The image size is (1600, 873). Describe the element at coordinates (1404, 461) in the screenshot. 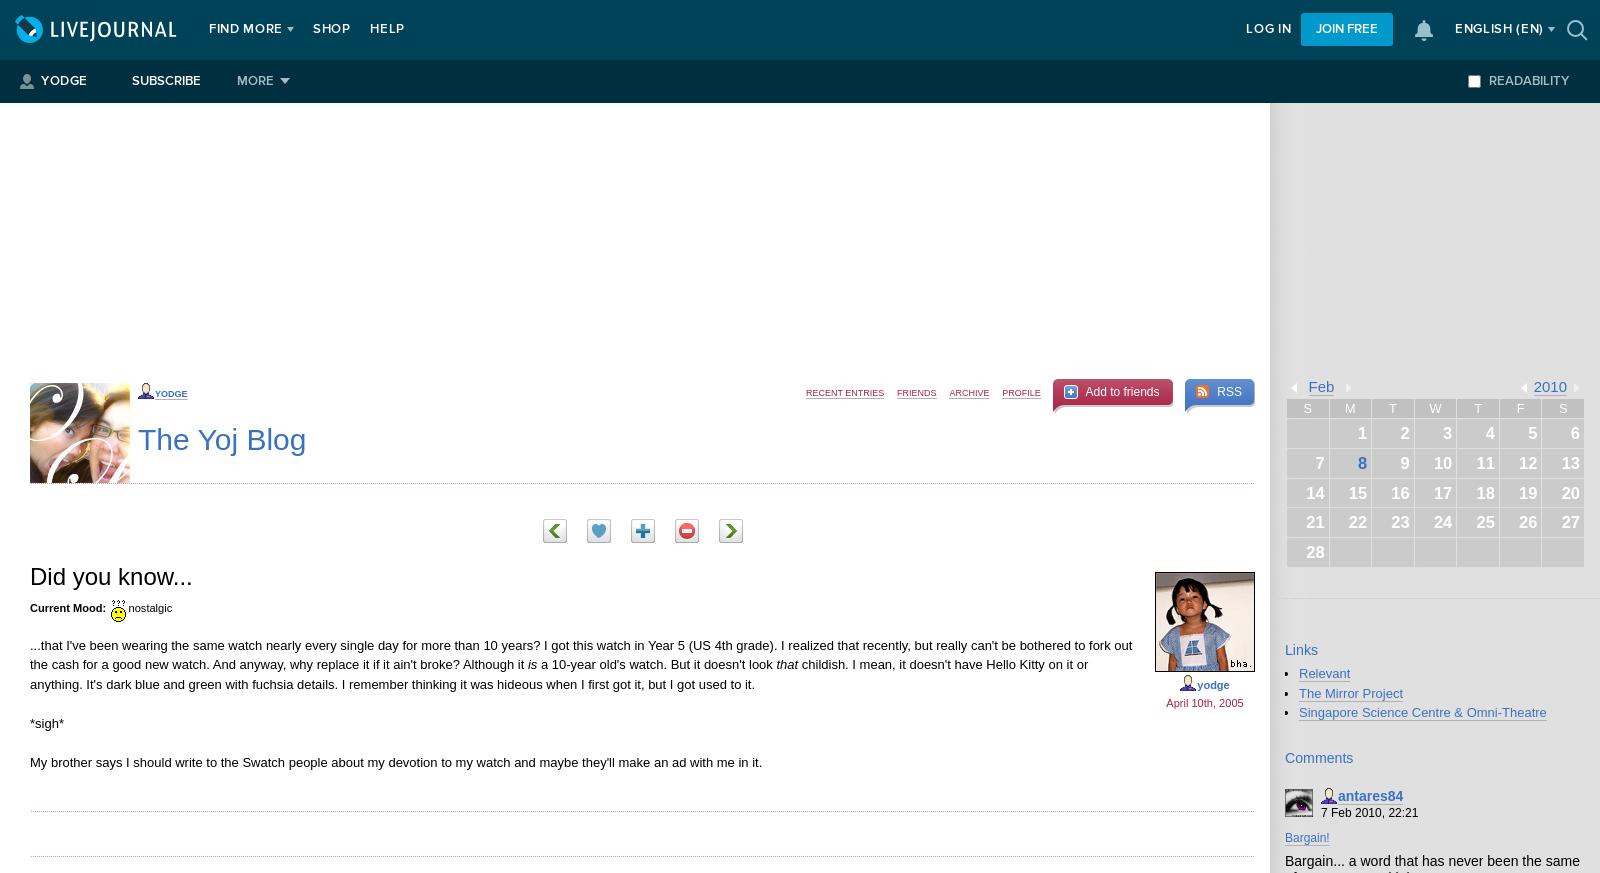

I see `'9'` at that location.